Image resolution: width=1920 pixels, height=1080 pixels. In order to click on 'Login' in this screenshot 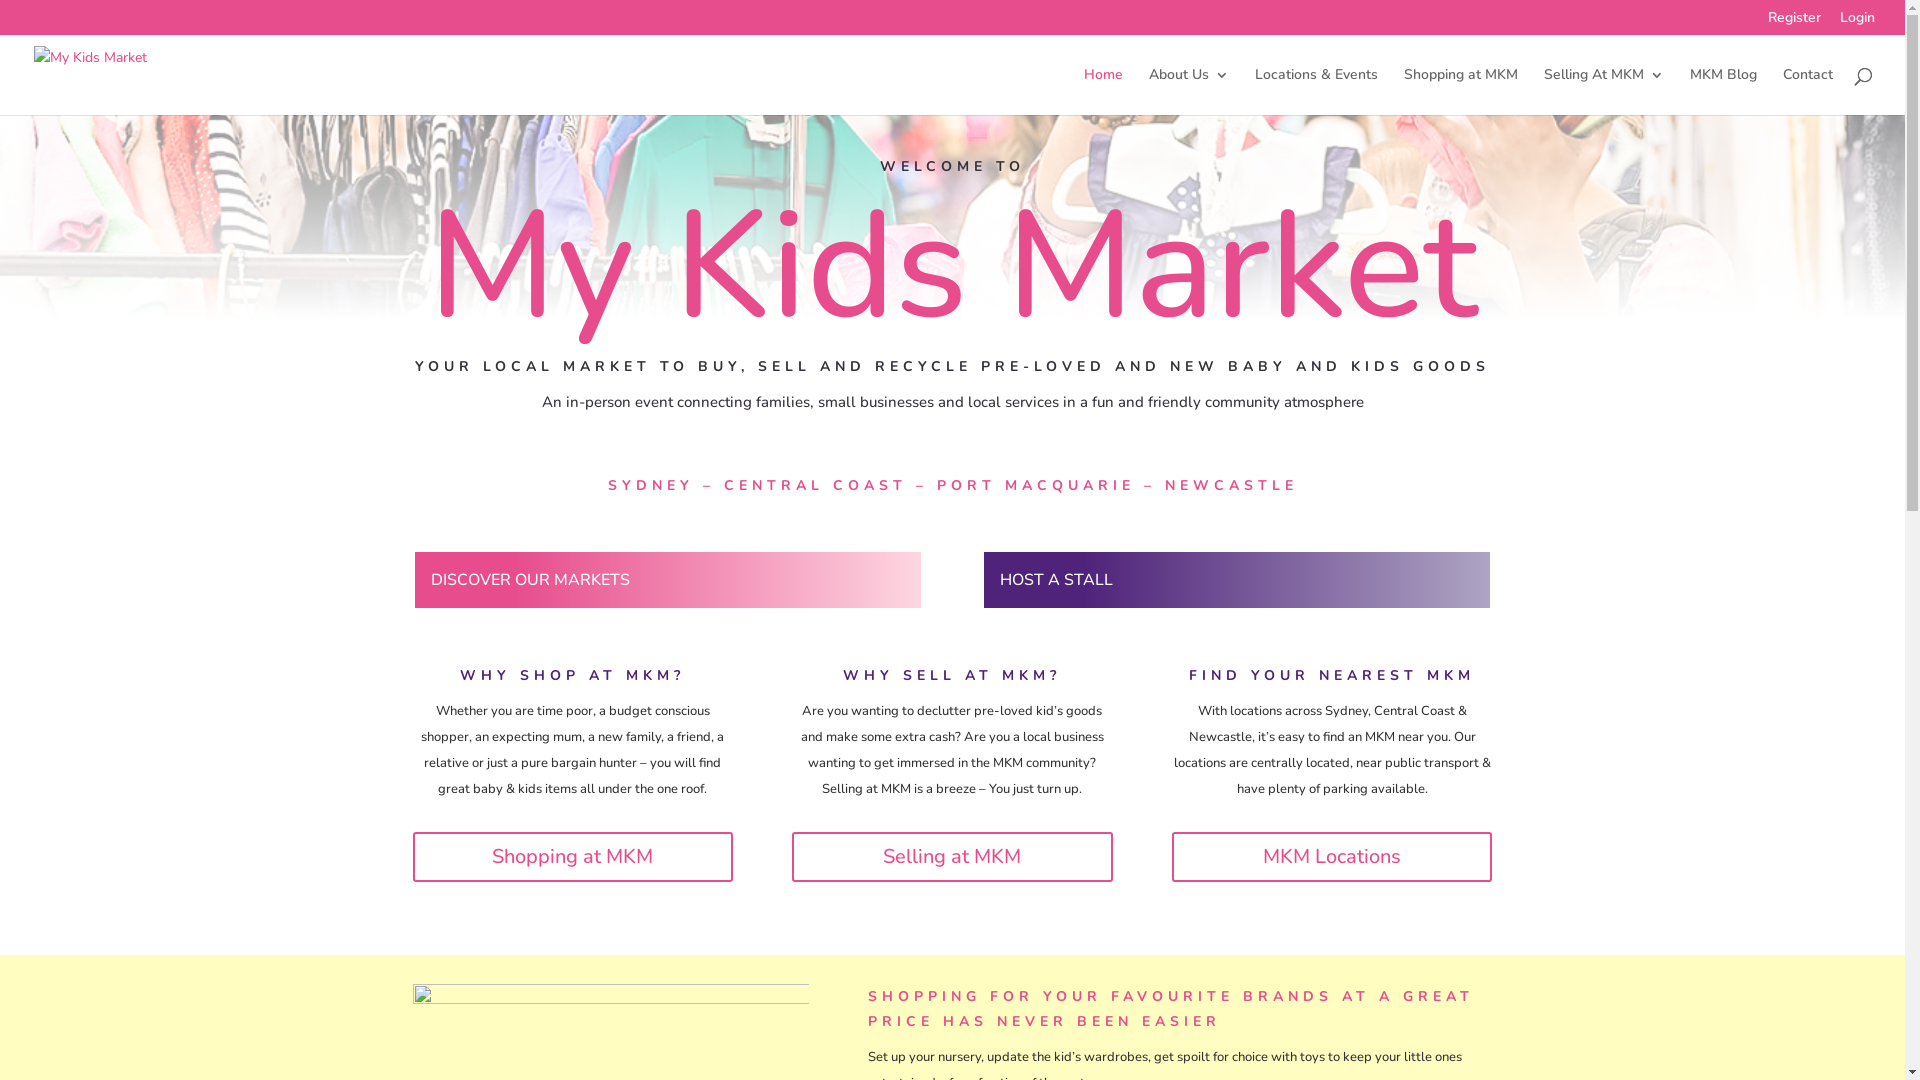, I will do `click(1856, 22)`.